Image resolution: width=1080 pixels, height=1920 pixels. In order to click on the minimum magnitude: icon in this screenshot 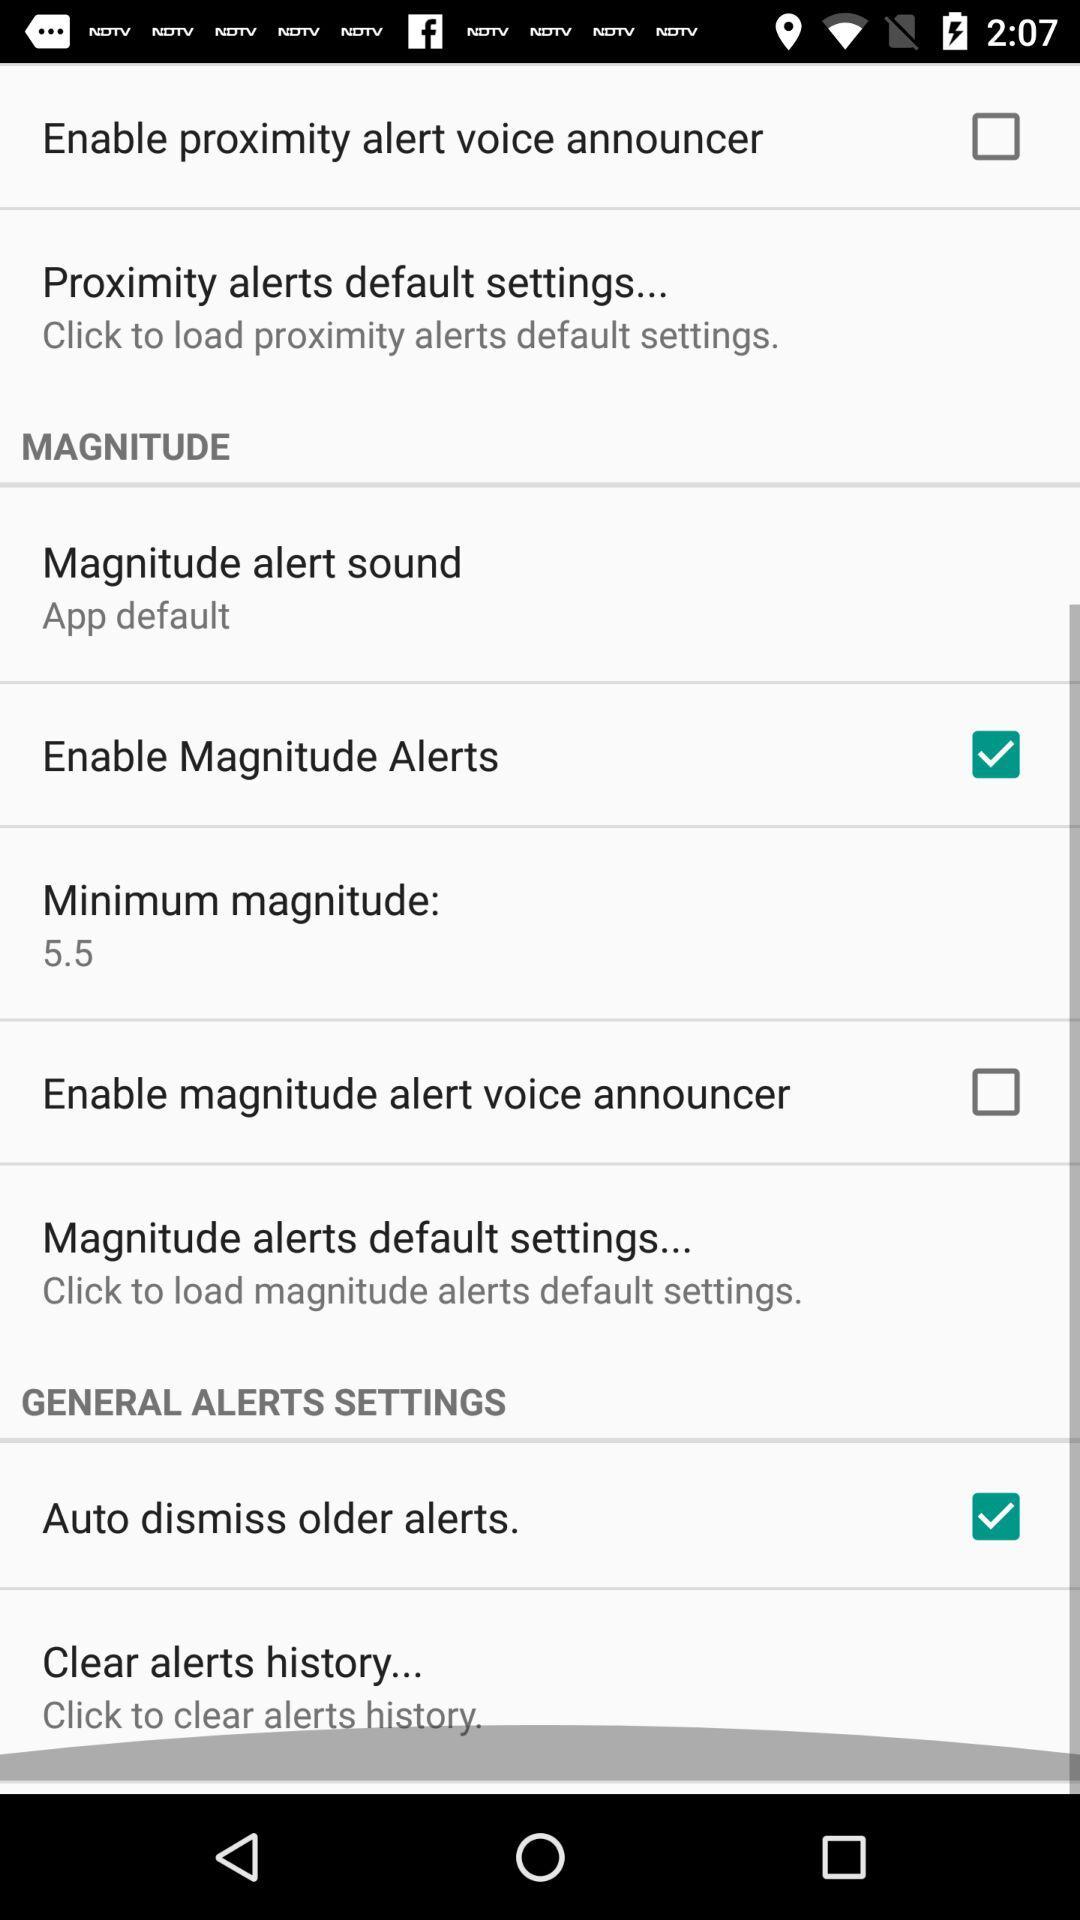, I will do `click(240, 911)`.